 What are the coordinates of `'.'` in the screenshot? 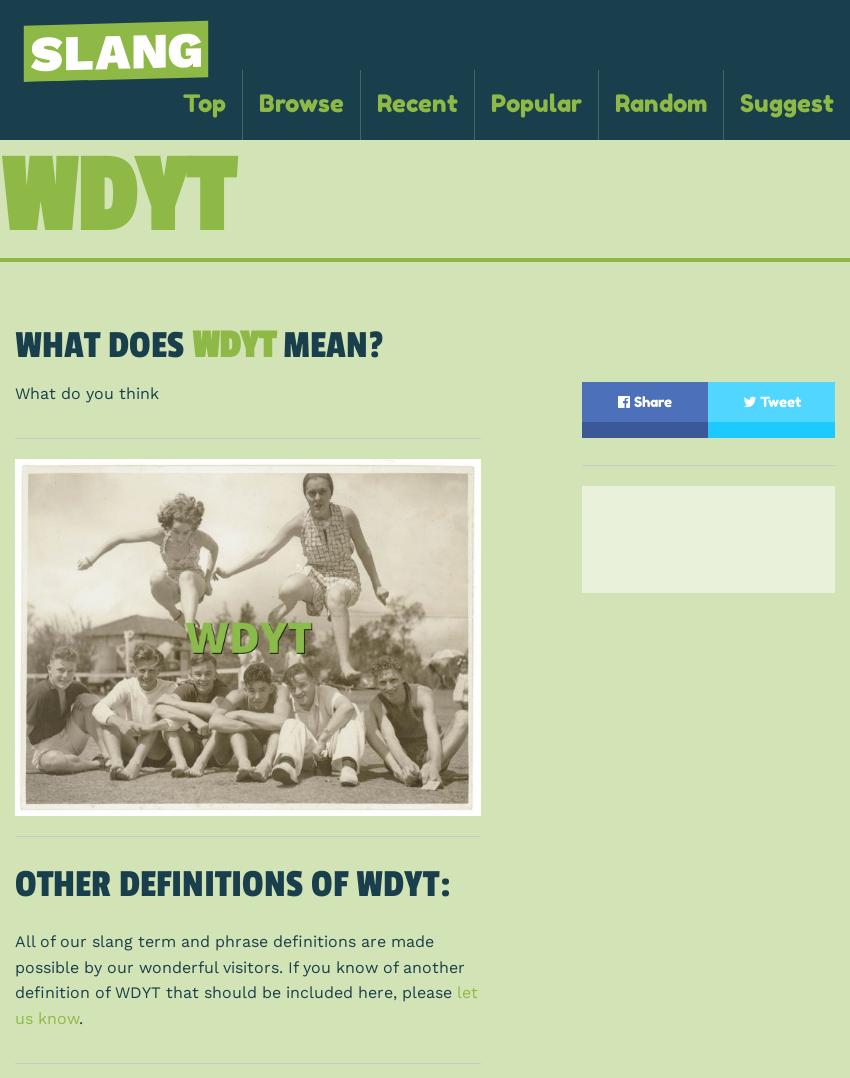 It's located at (81, 1016).